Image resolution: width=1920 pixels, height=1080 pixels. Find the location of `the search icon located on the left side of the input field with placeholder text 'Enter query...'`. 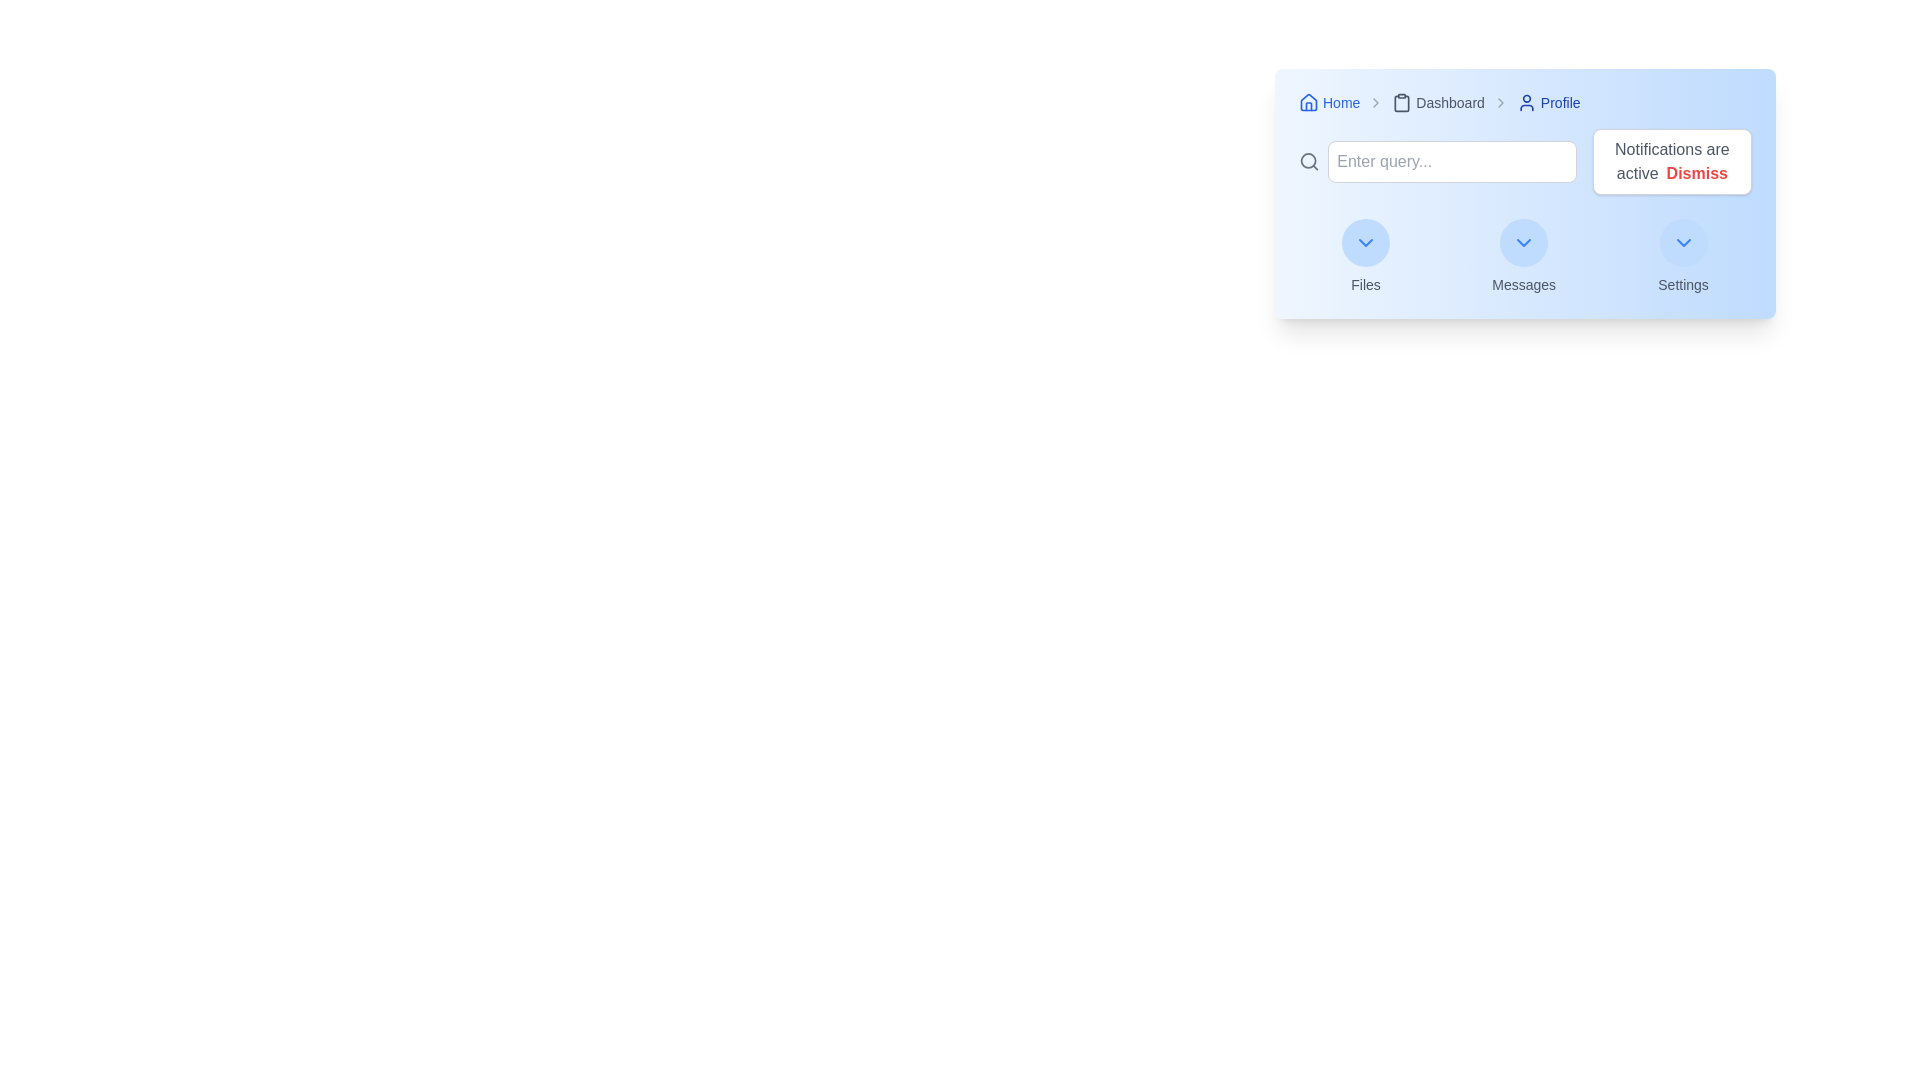

the search icon located on the left side of the input field with placeholder text 'Enter query...' is located at coordinates (1309, 161).